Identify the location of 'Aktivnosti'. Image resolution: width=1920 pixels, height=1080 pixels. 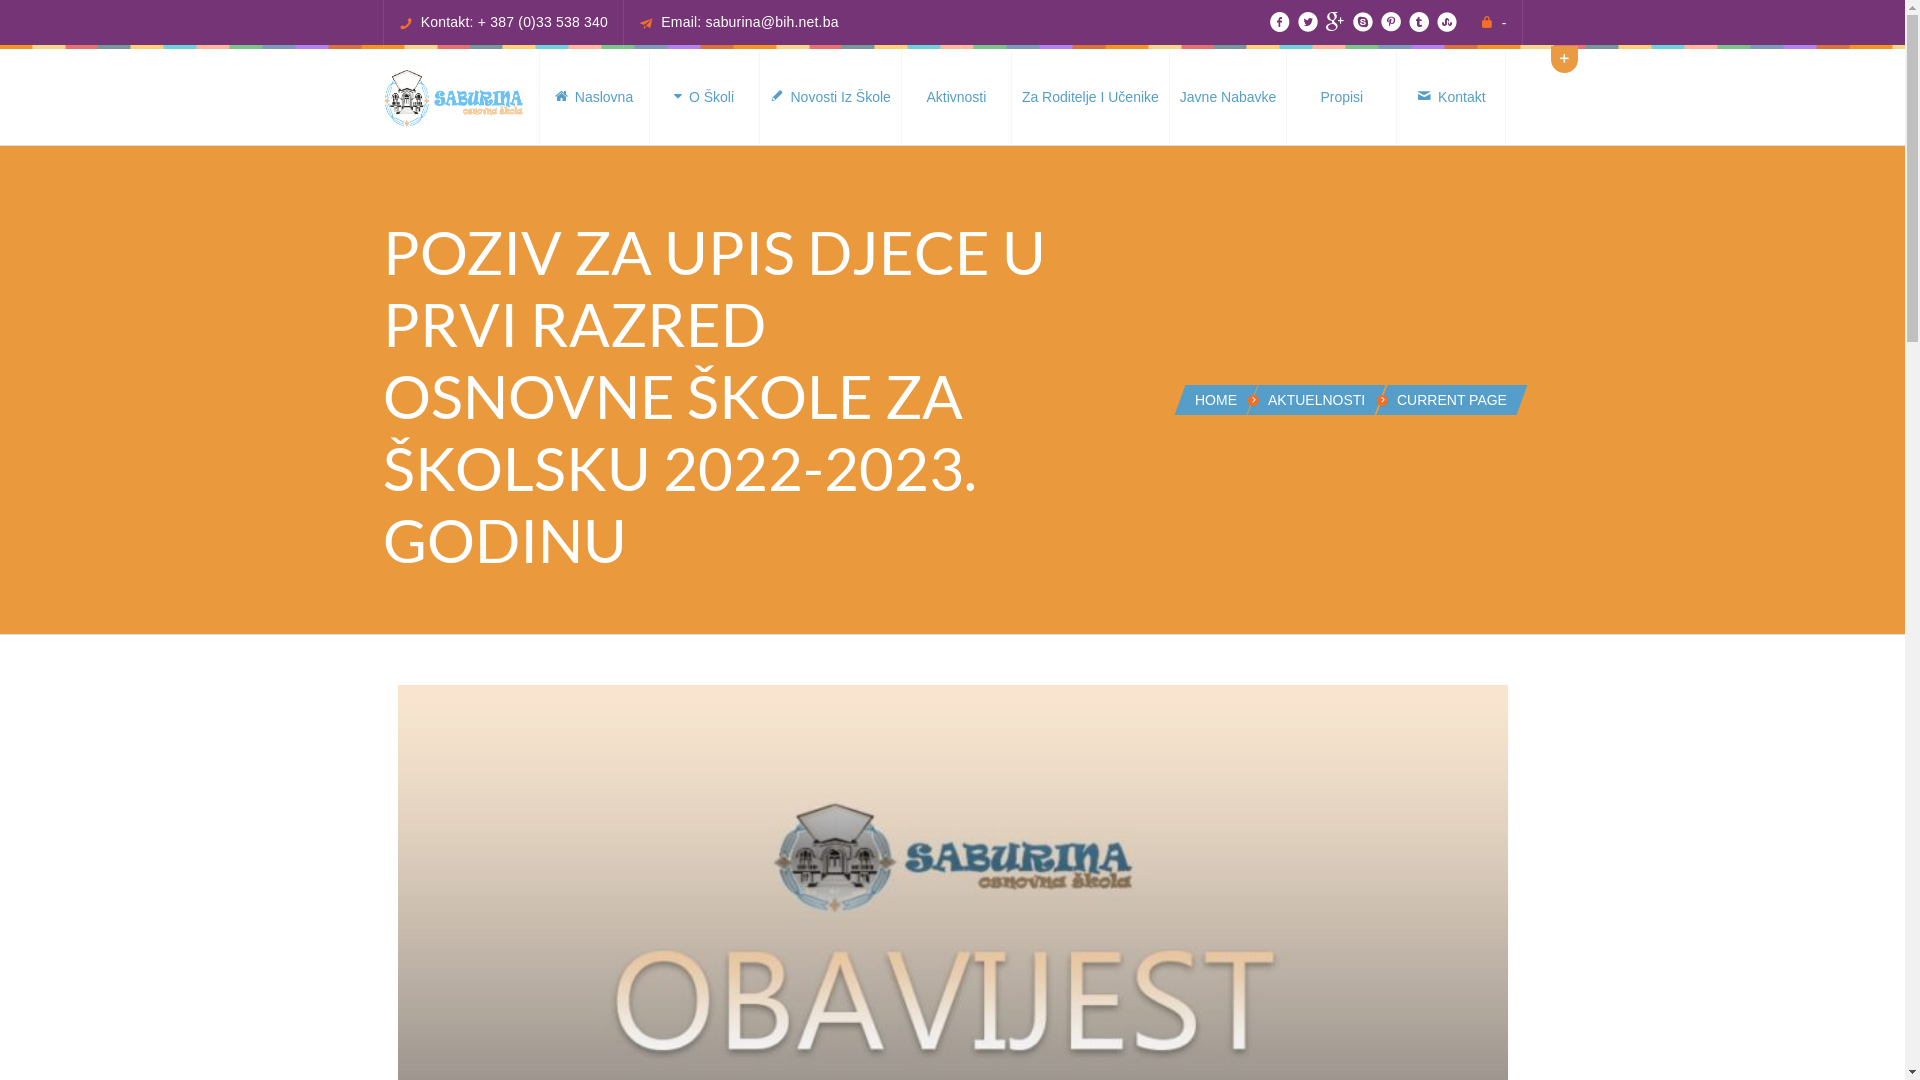
(954, 97).